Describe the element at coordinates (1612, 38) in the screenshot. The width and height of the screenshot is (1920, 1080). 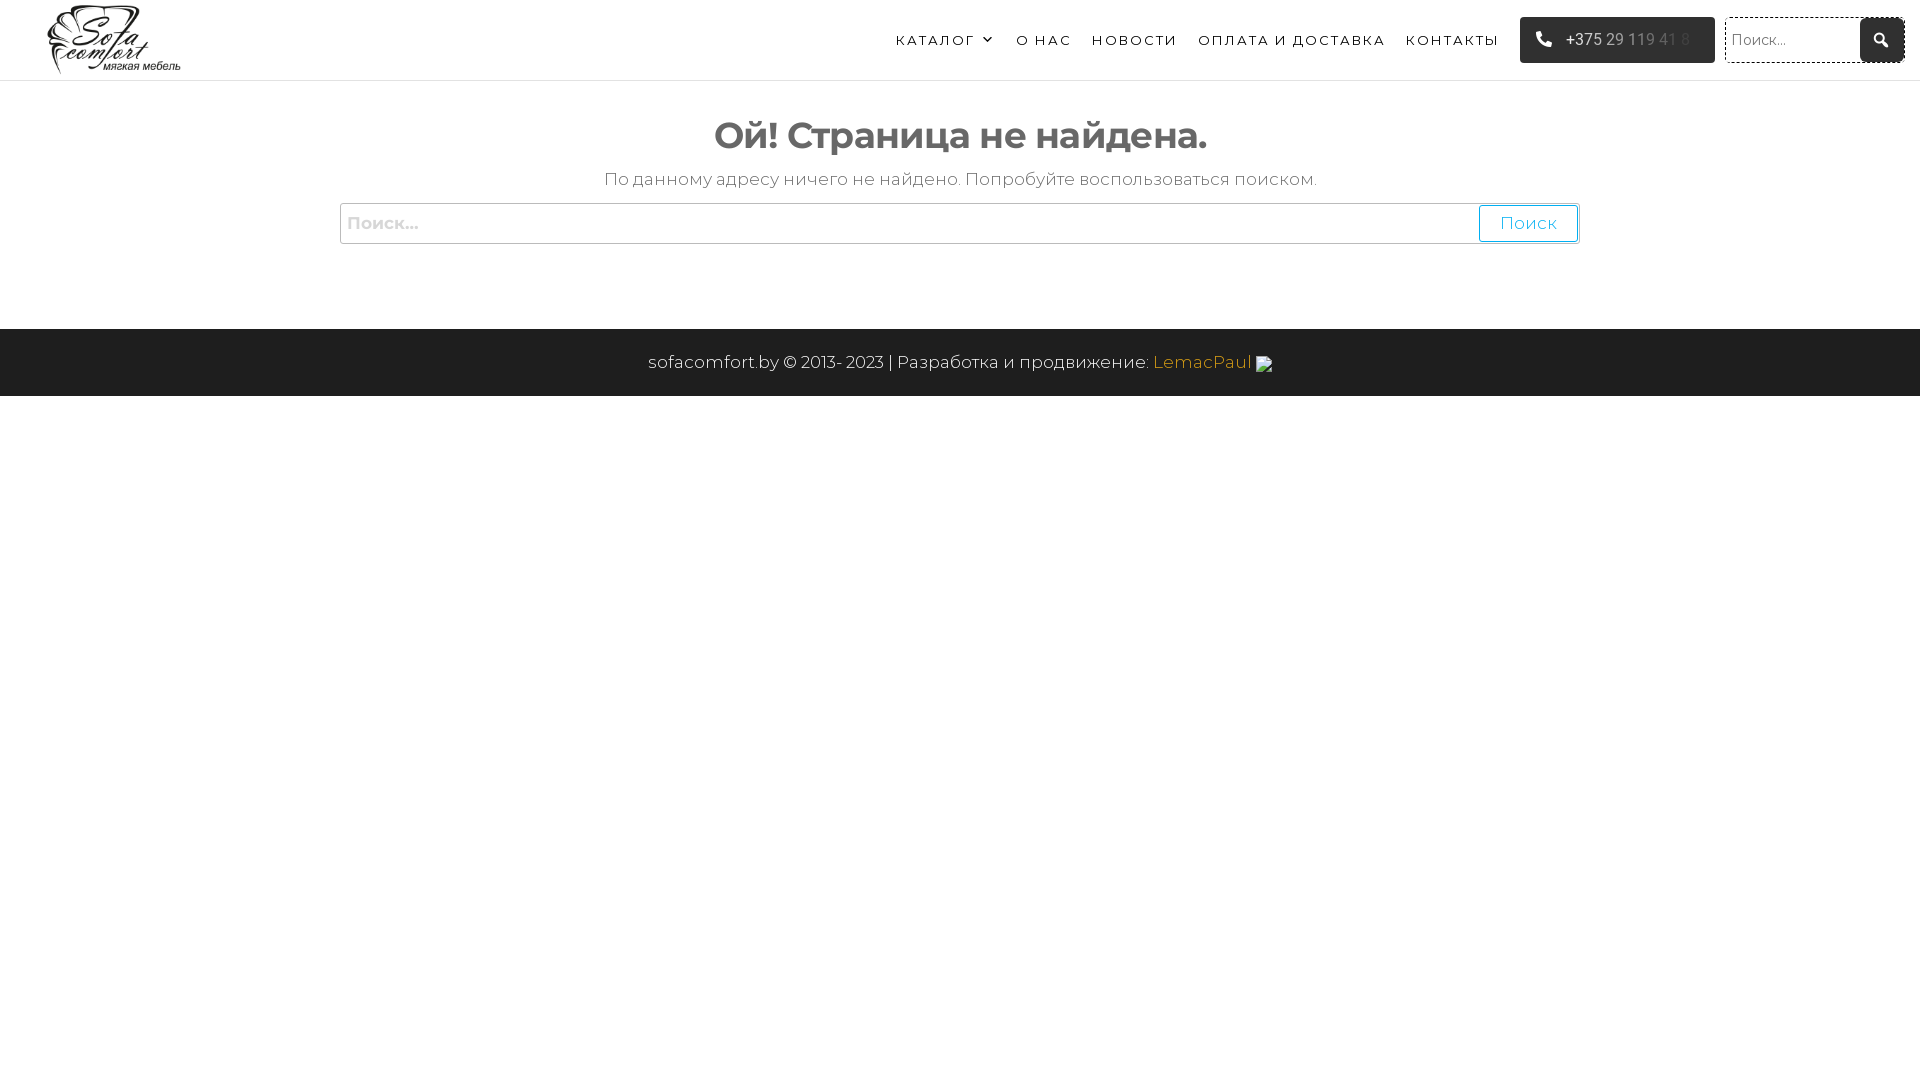
I see `'+375 29 119 41 8'` at that location.